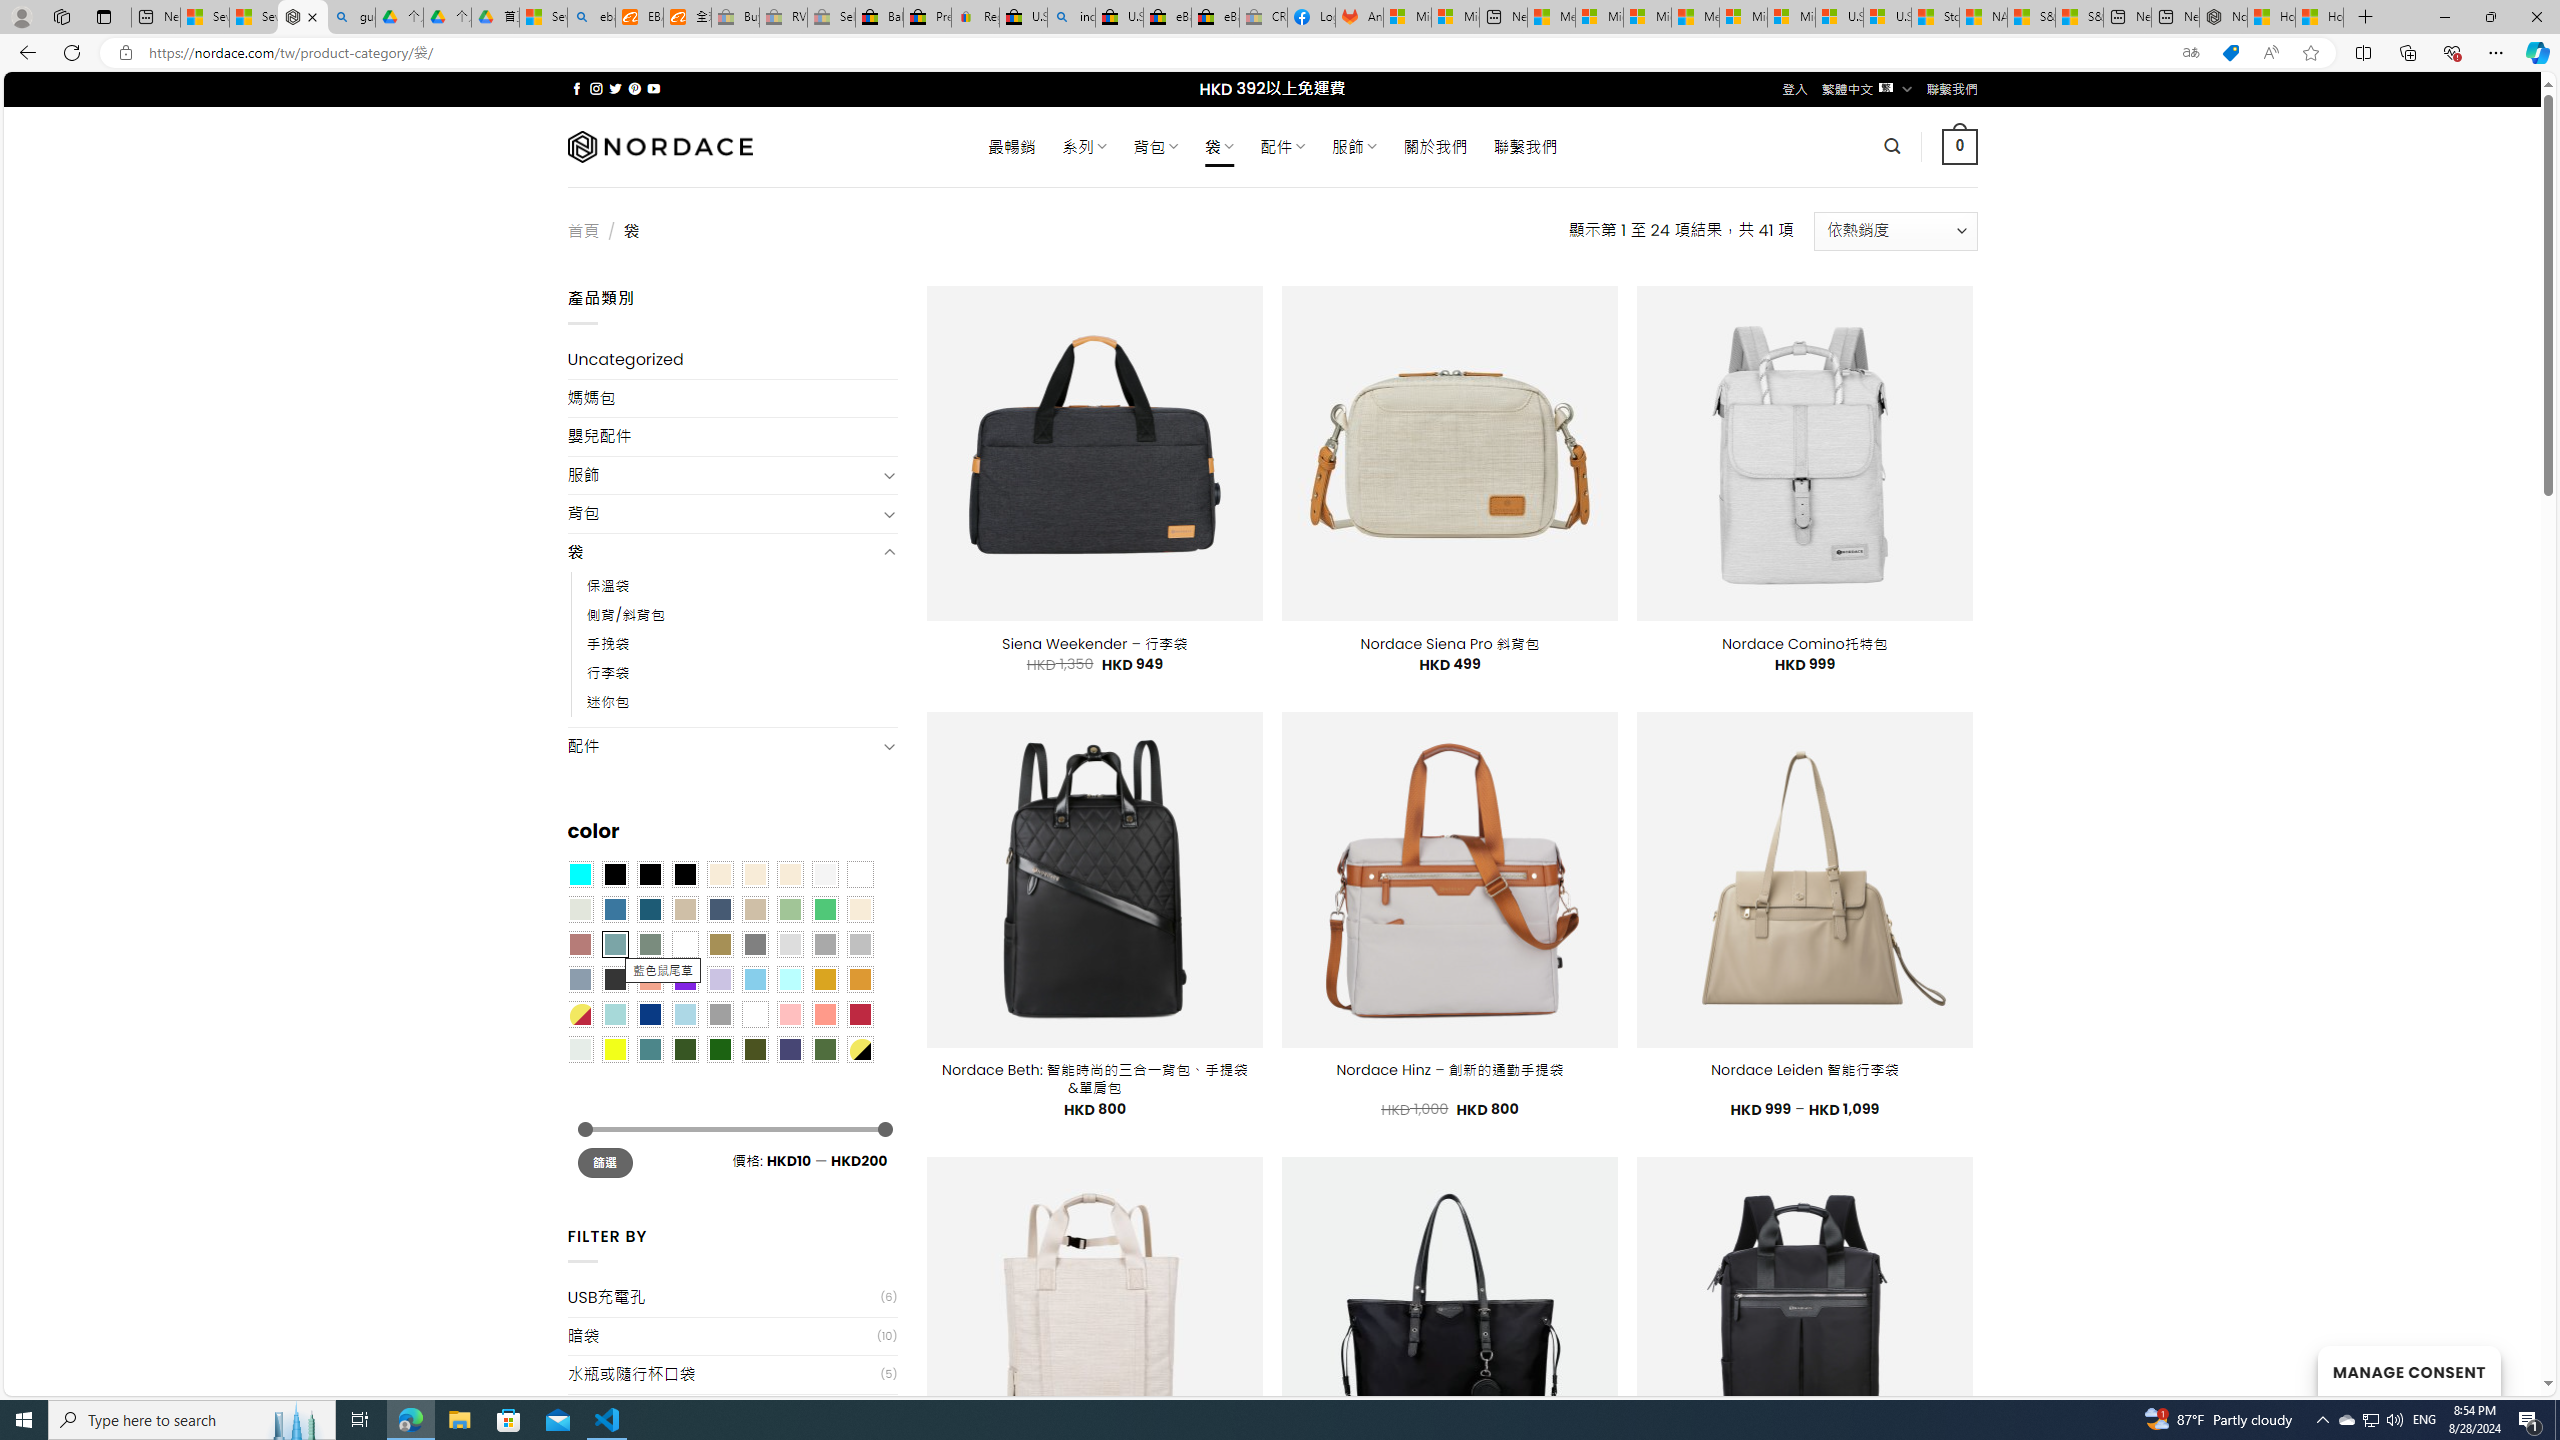 The height and width of the screenshot is (1440, 2560). I want to click on 'guge yunpan - Search', so click(351, 16).